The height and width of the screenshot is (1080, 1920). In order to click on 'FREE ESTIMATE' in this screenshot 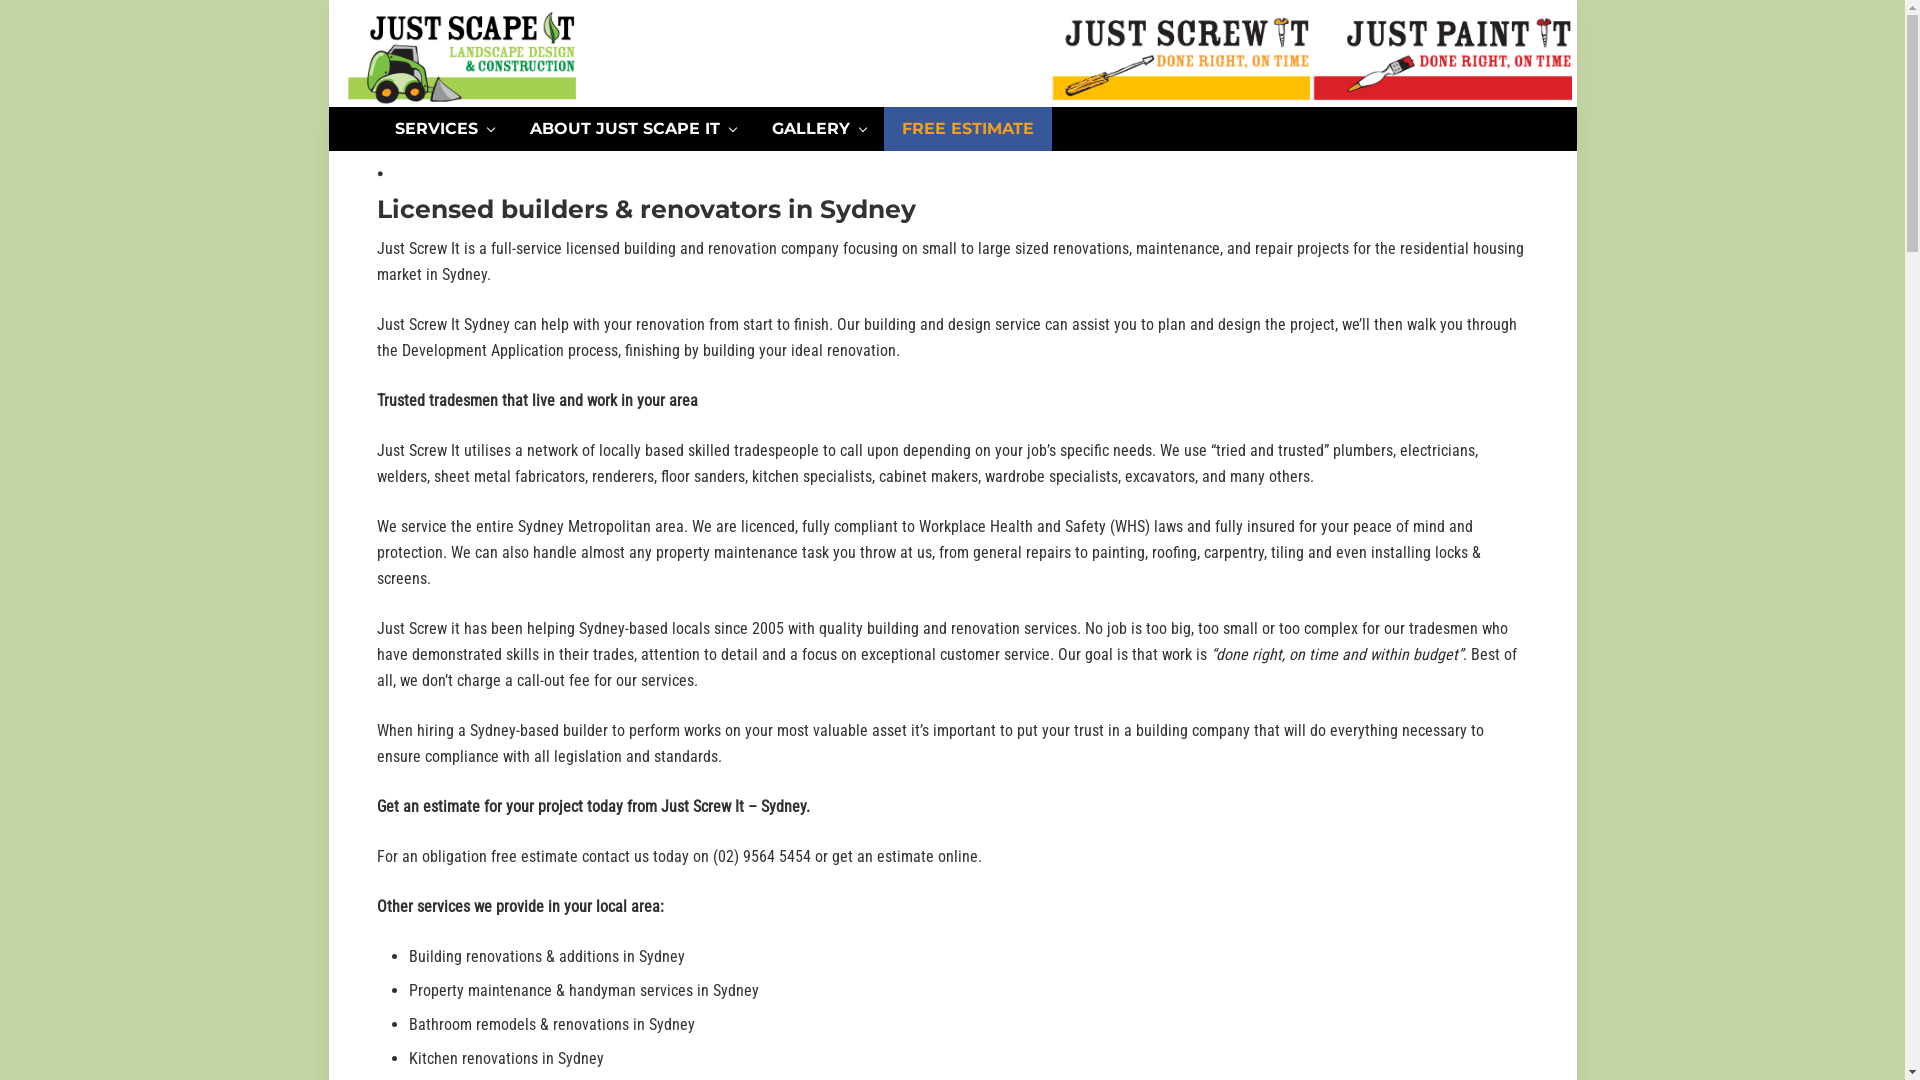, I will do `click(968, 128)`.